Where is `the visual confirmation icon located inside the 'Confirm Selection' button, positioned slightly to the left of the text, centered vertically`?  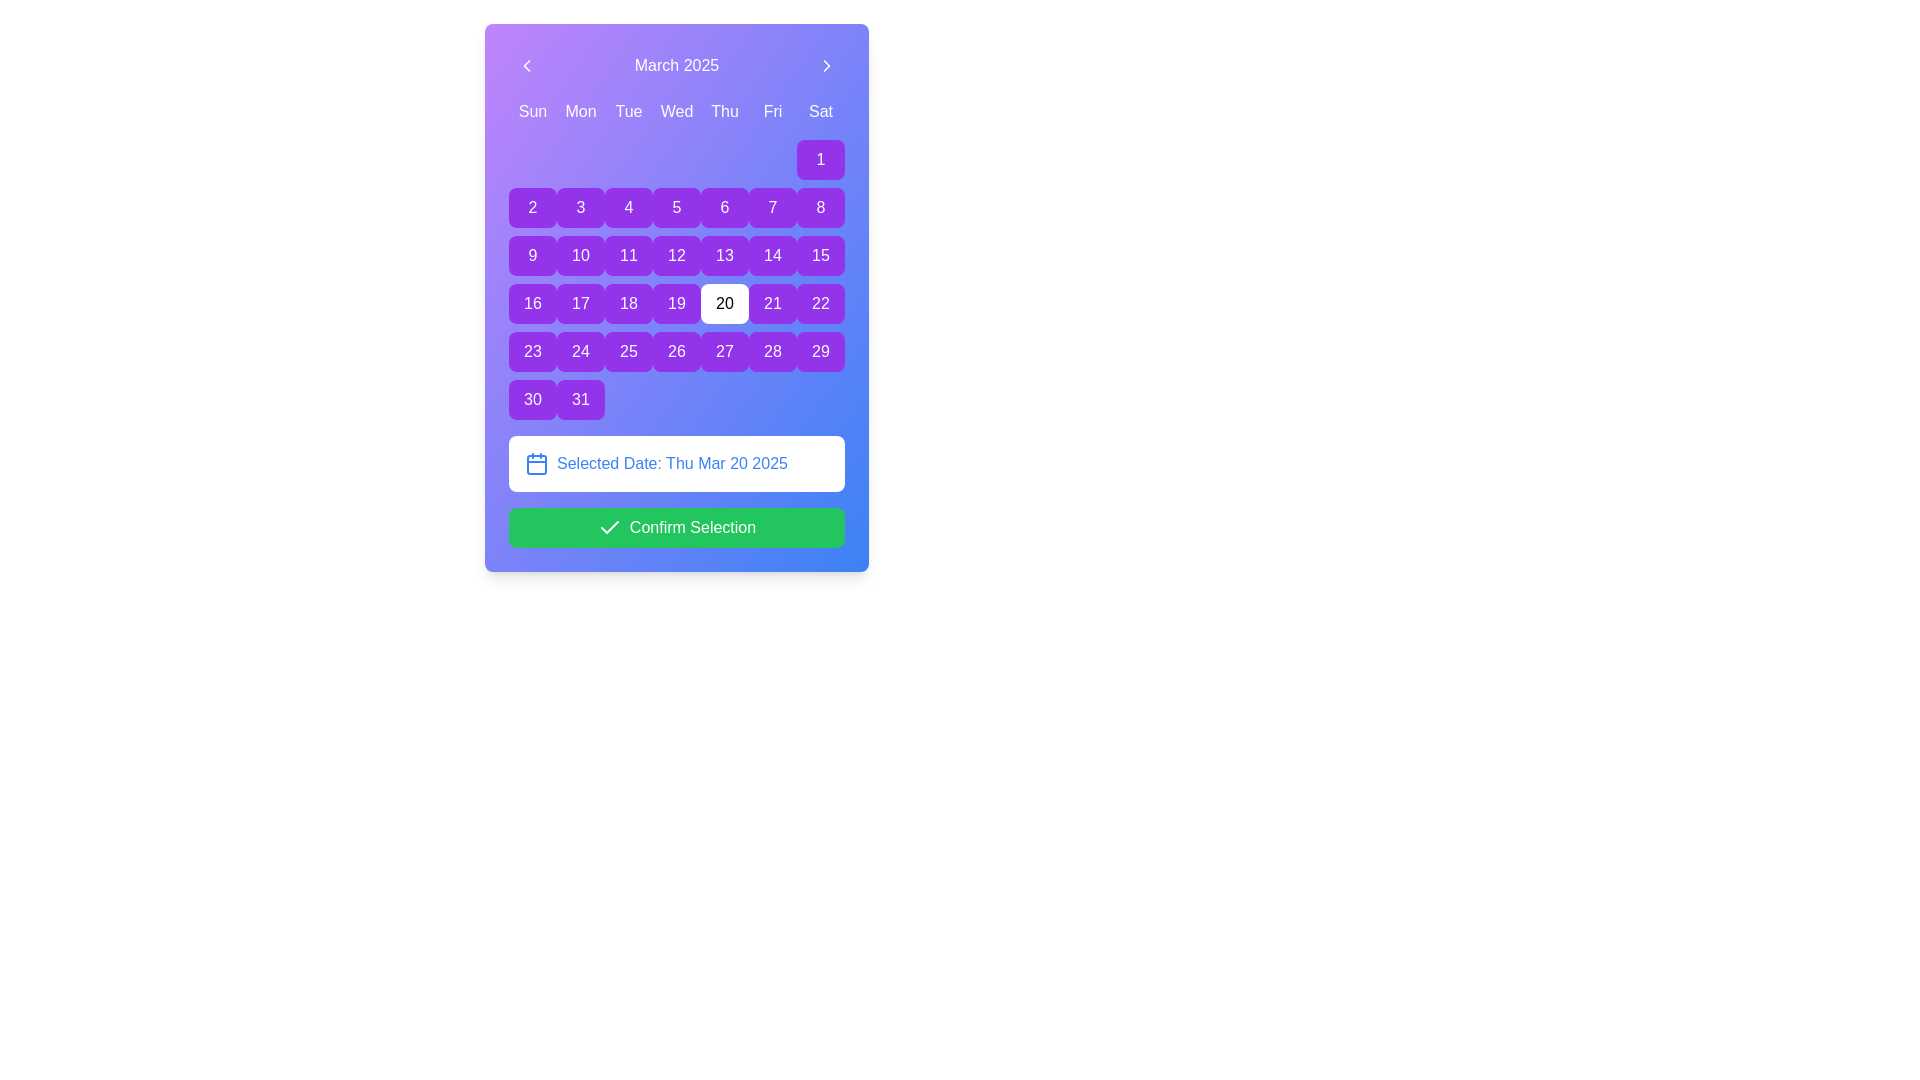 the visual confirmation icon located inside the 'Confirm Selection' button, positioned slightly to the left of the text, centered vertically is located at coordinates (608, 526).